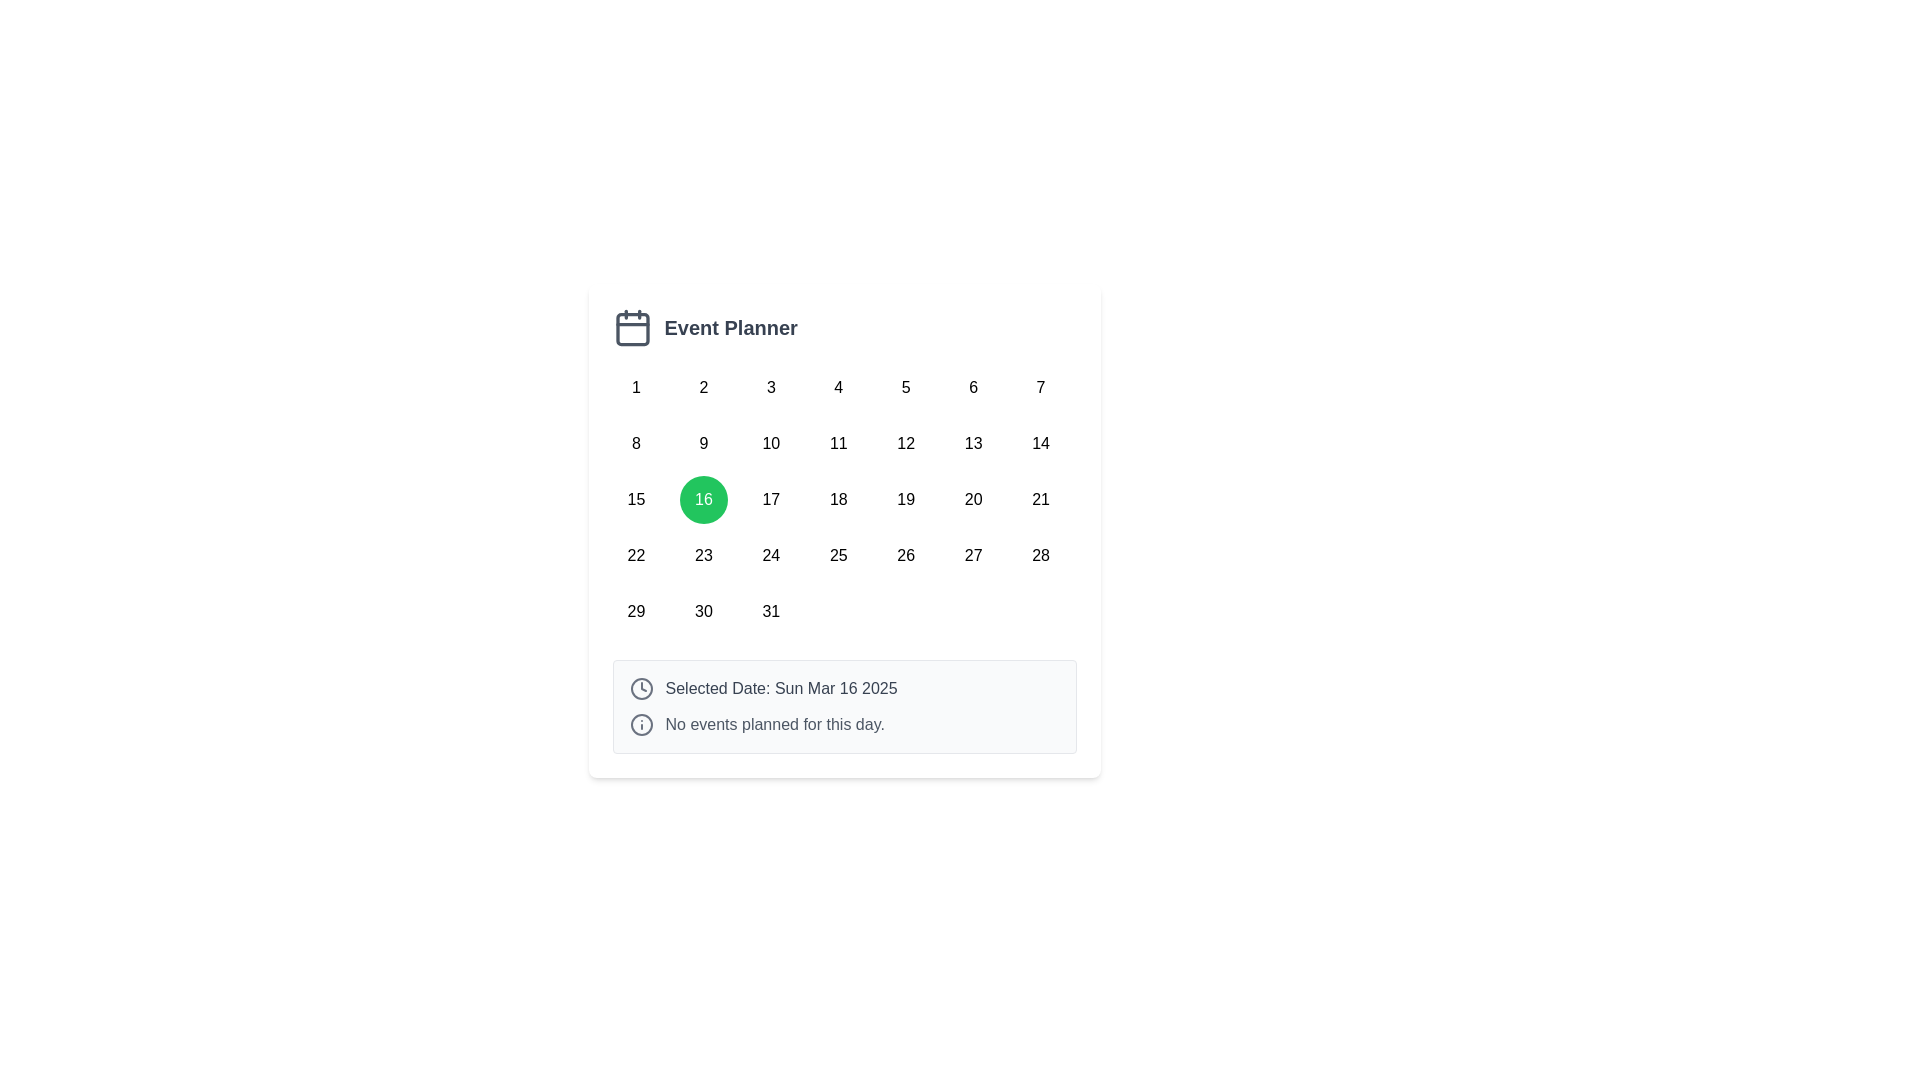 This screenshot has width=1920, height=1080. What do you see at coordinates (703, 388) in the screenshot?
I see `the button representing the date '2' in the calendar interface` at bounding box center [703, 388].